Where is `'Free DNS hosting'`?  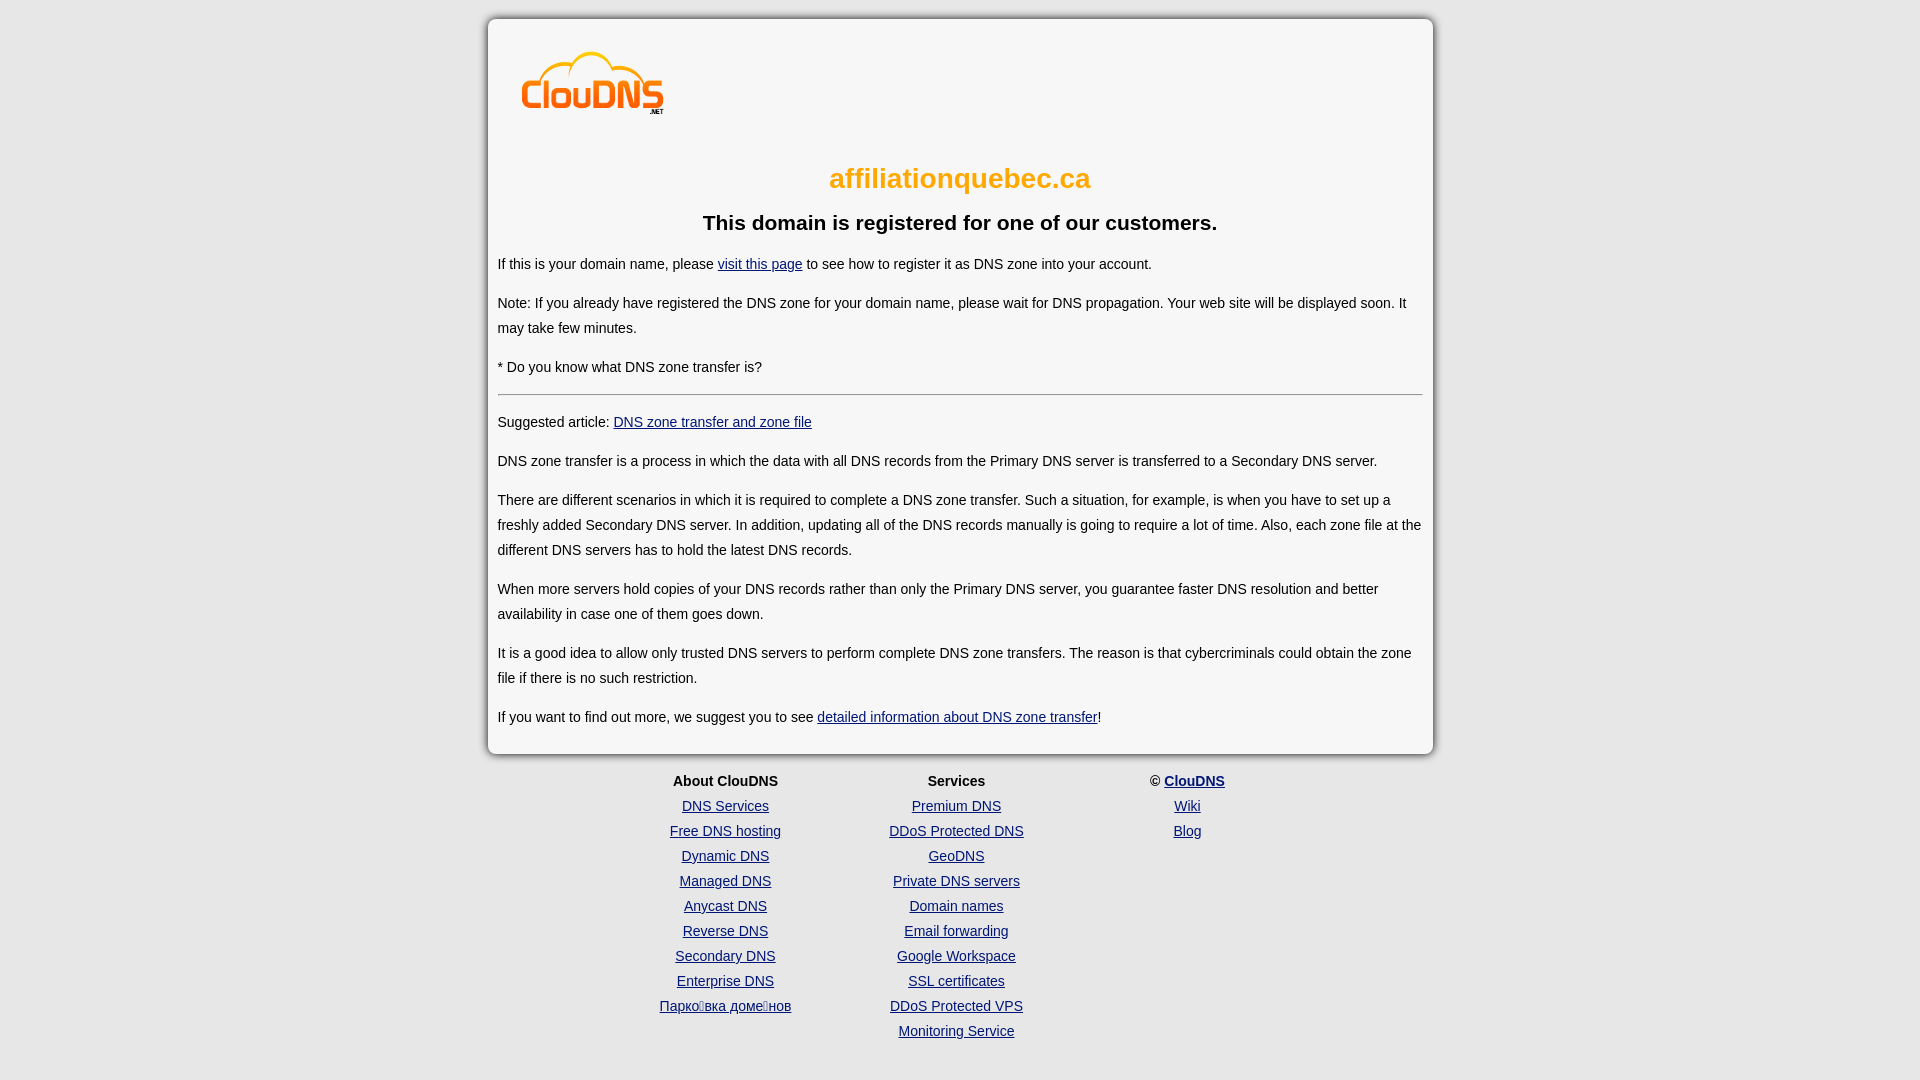 'Free DNS hosting' is located at coordinates (724, 830).